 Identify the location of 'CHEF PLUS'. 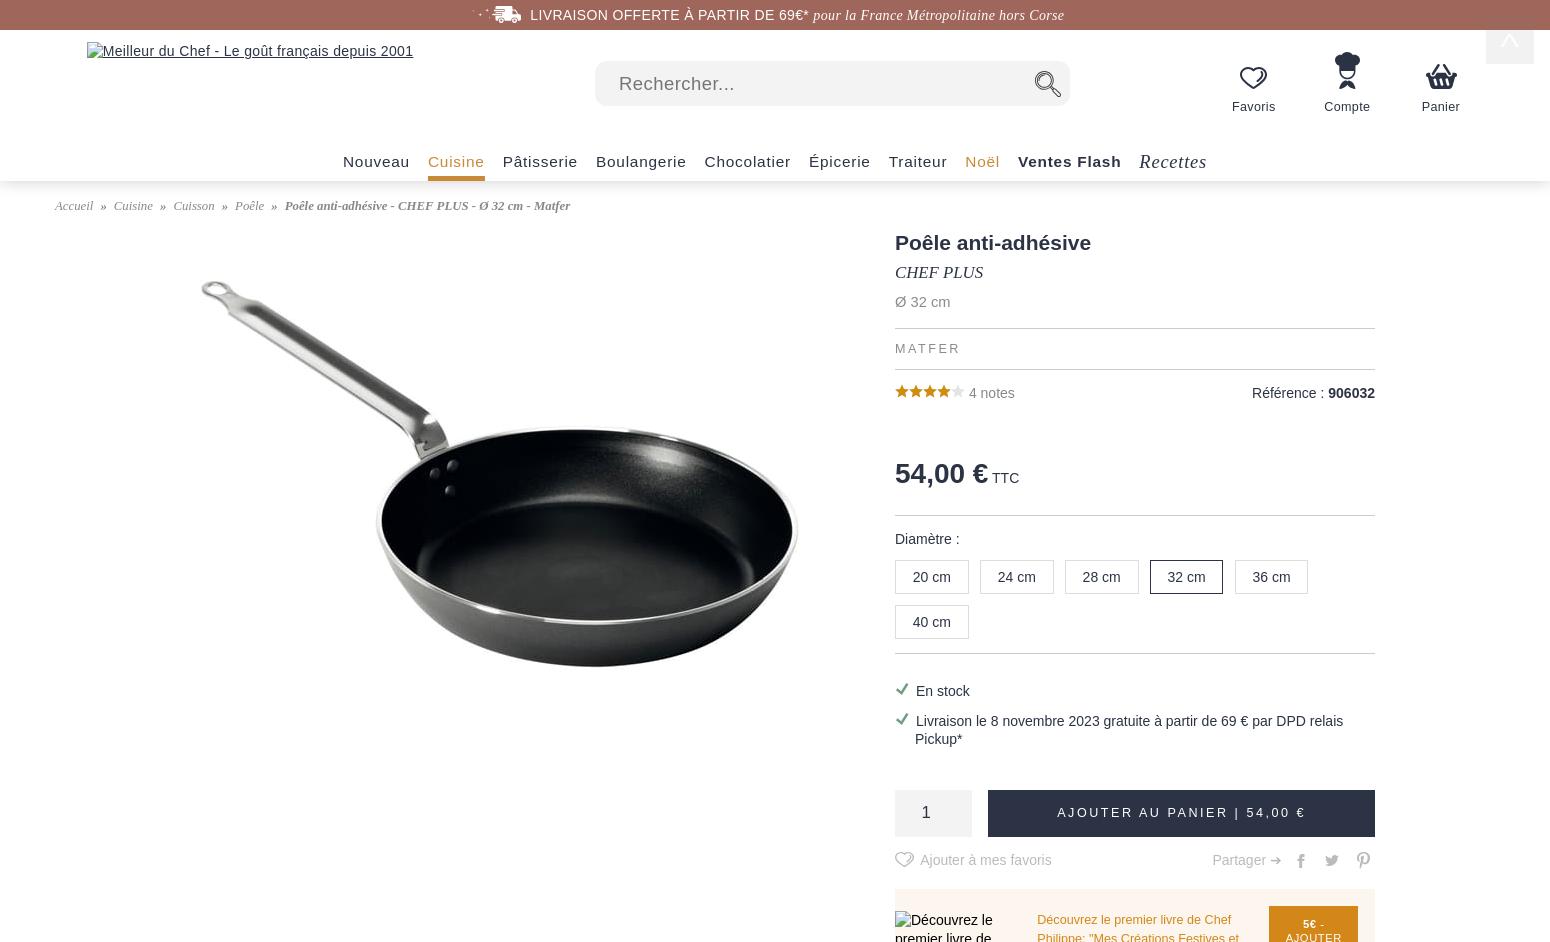
(894, 271).